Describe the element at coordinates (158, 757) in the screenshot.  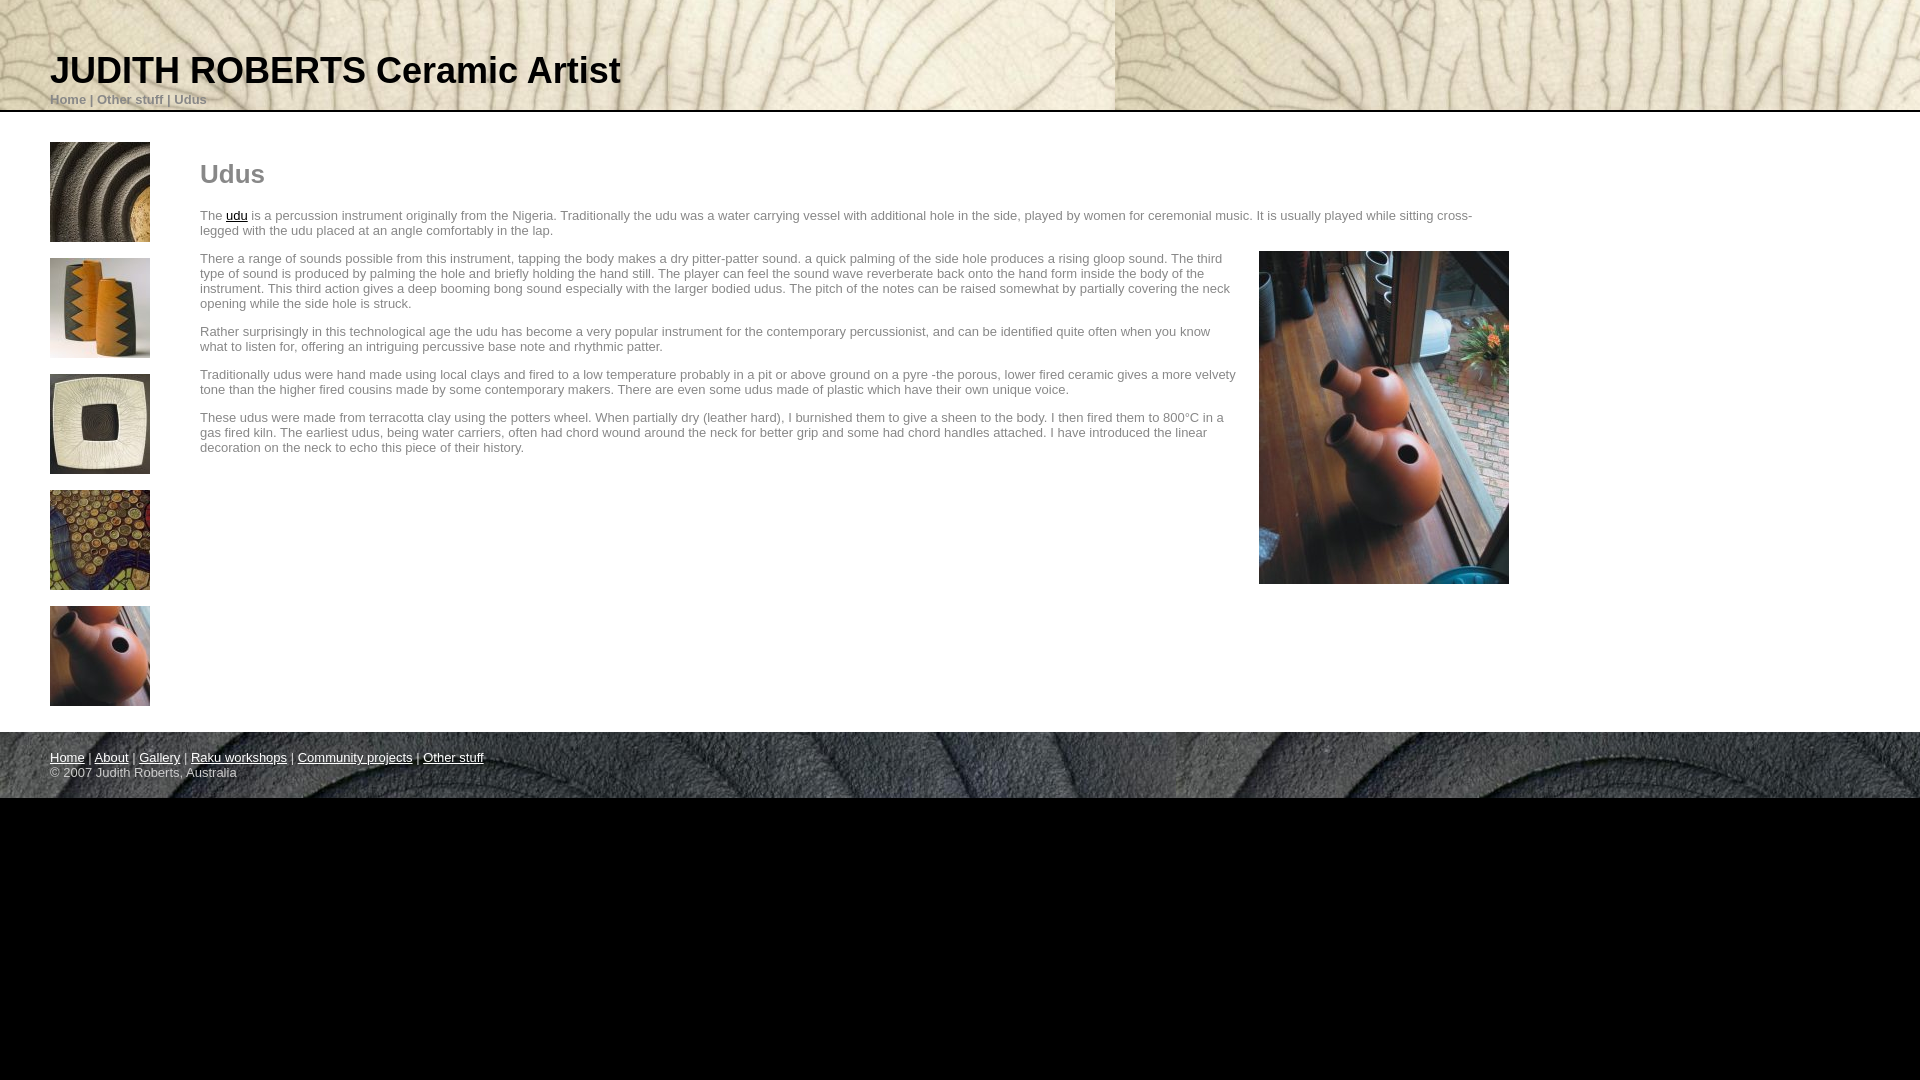
I see `'Gallery'` at that location.